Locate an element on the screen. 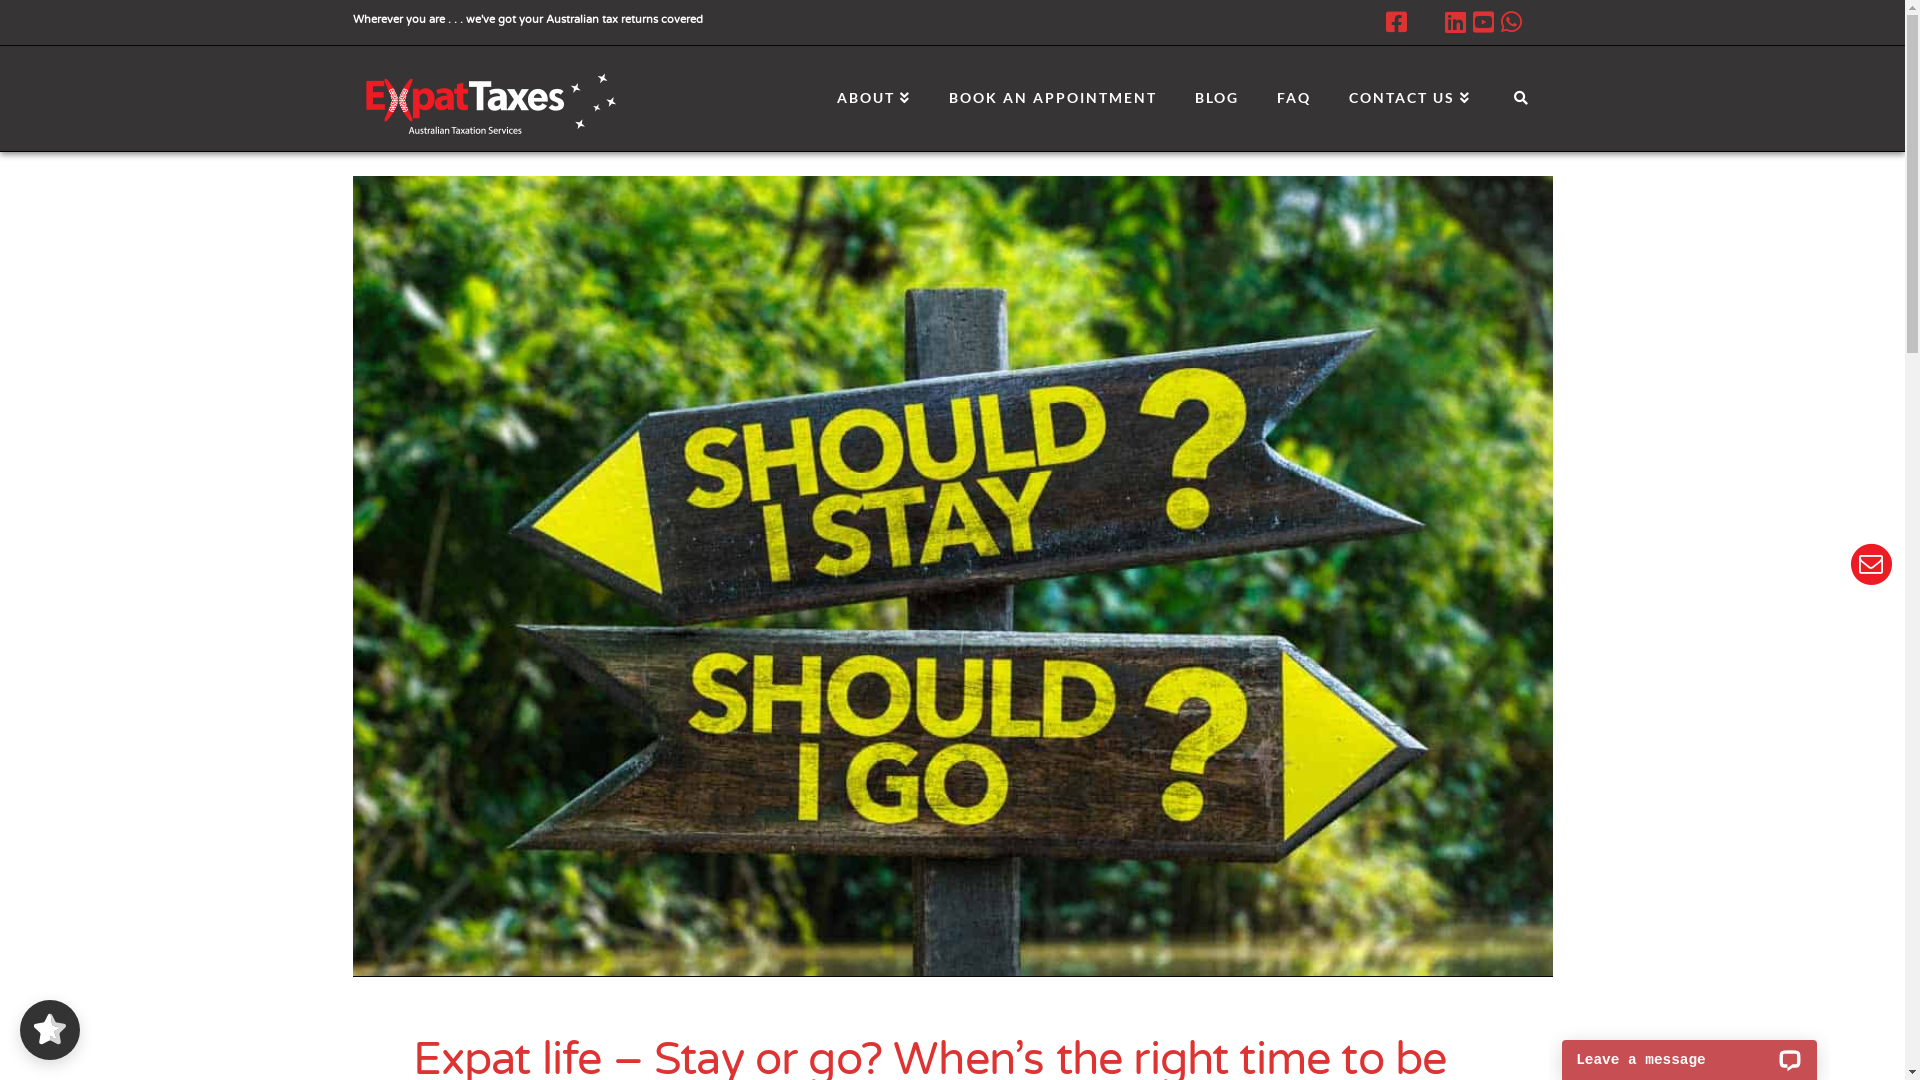 Image resolution: width=1920 pixels, height=1080 pixels. 'BLOG' is located at coordinates (1175, 91).